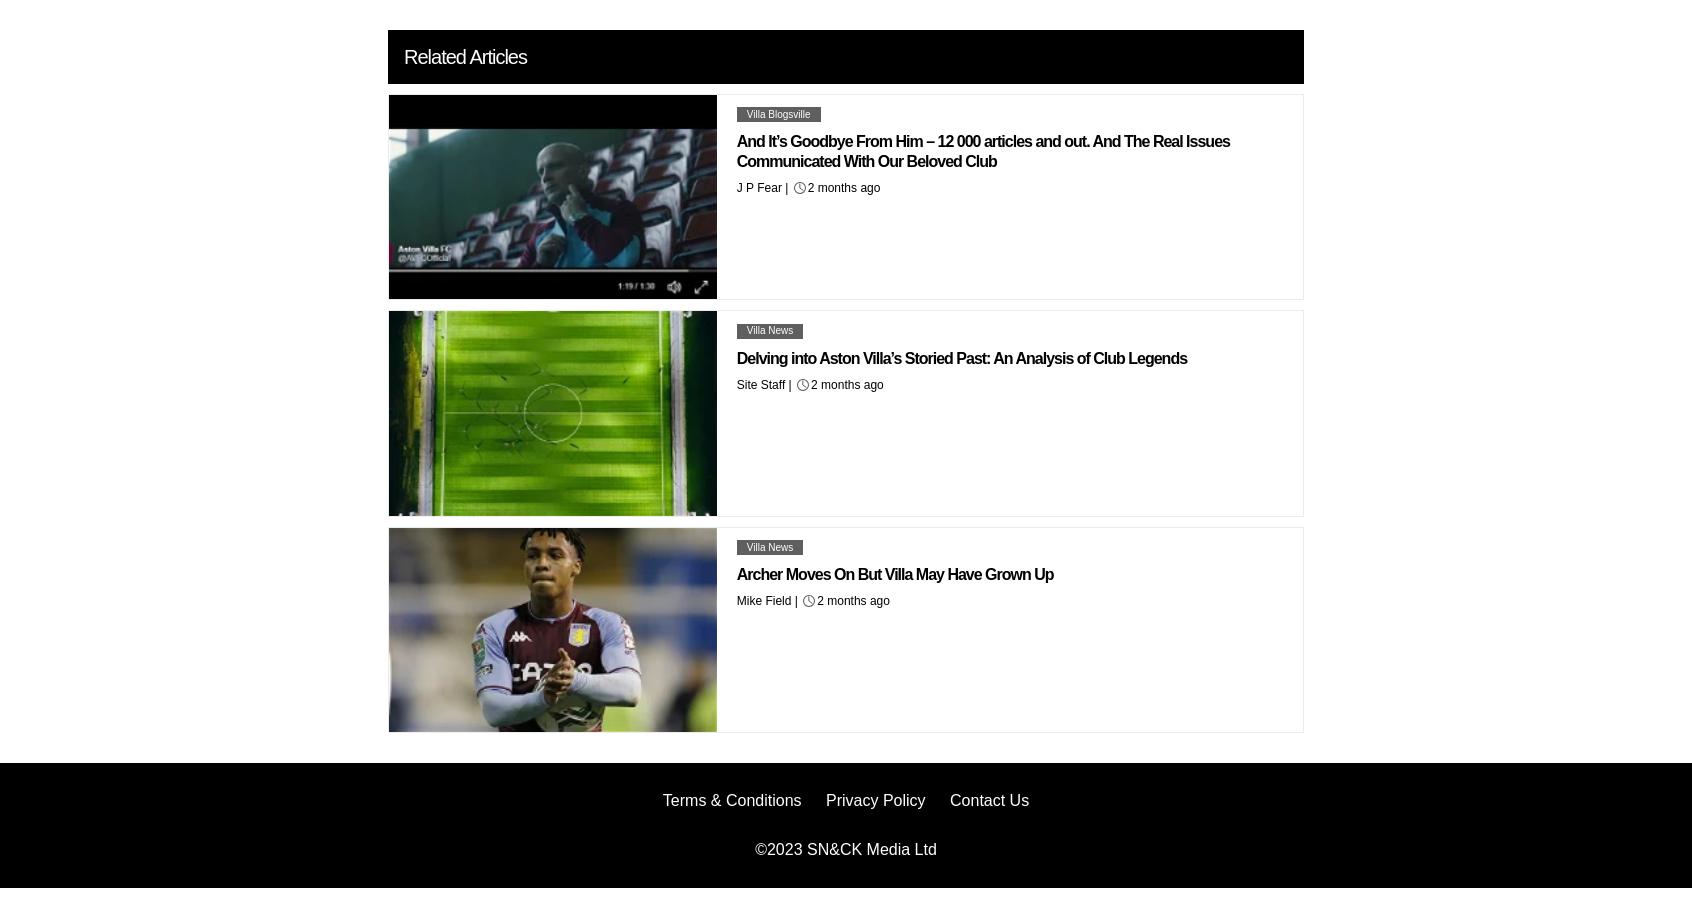  Describe the element at coordinates (735, 357) in the screenshot. I see `'Delving into Aston Villa’s Storied Past: An Analysis of Club Legends'` at that location.